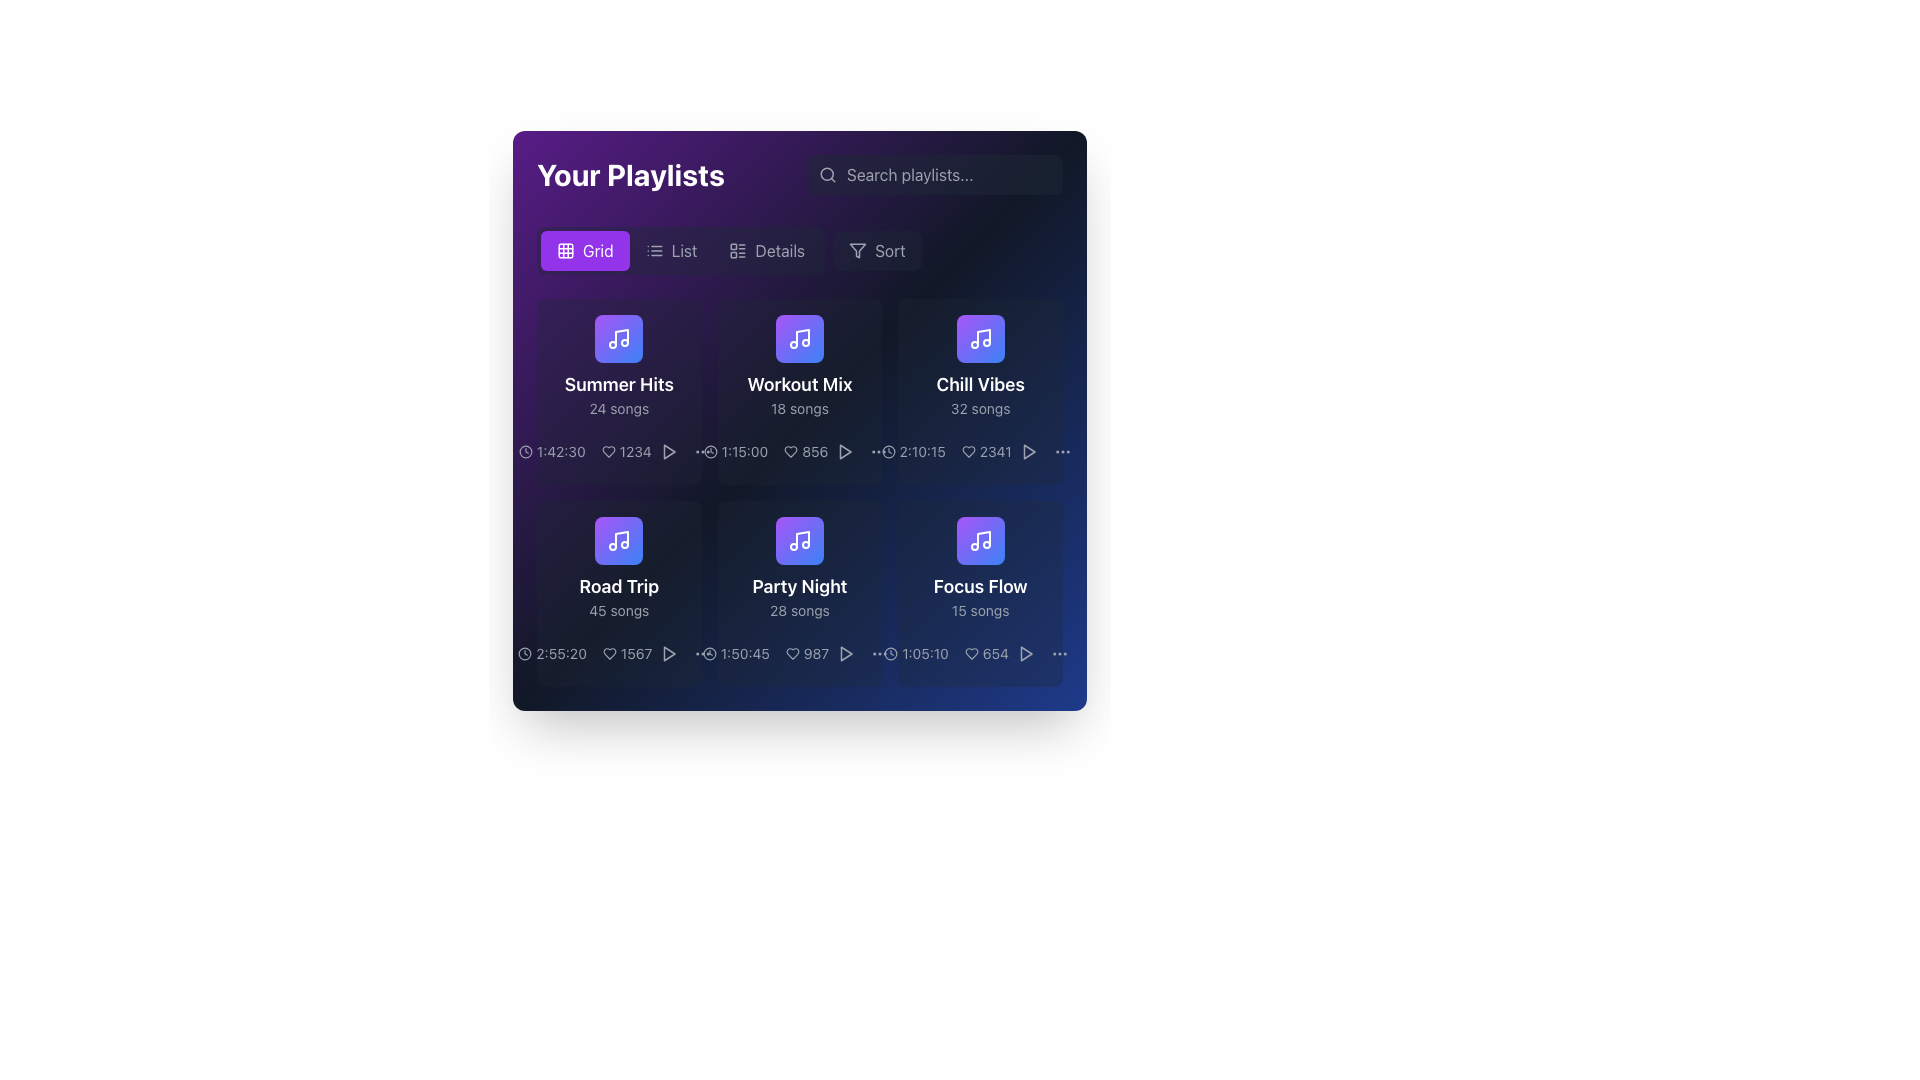 This screenshot has height=1080, width=1920. I want to click on the heart icon in the 'Your Playlists' section, so click(790, 451).